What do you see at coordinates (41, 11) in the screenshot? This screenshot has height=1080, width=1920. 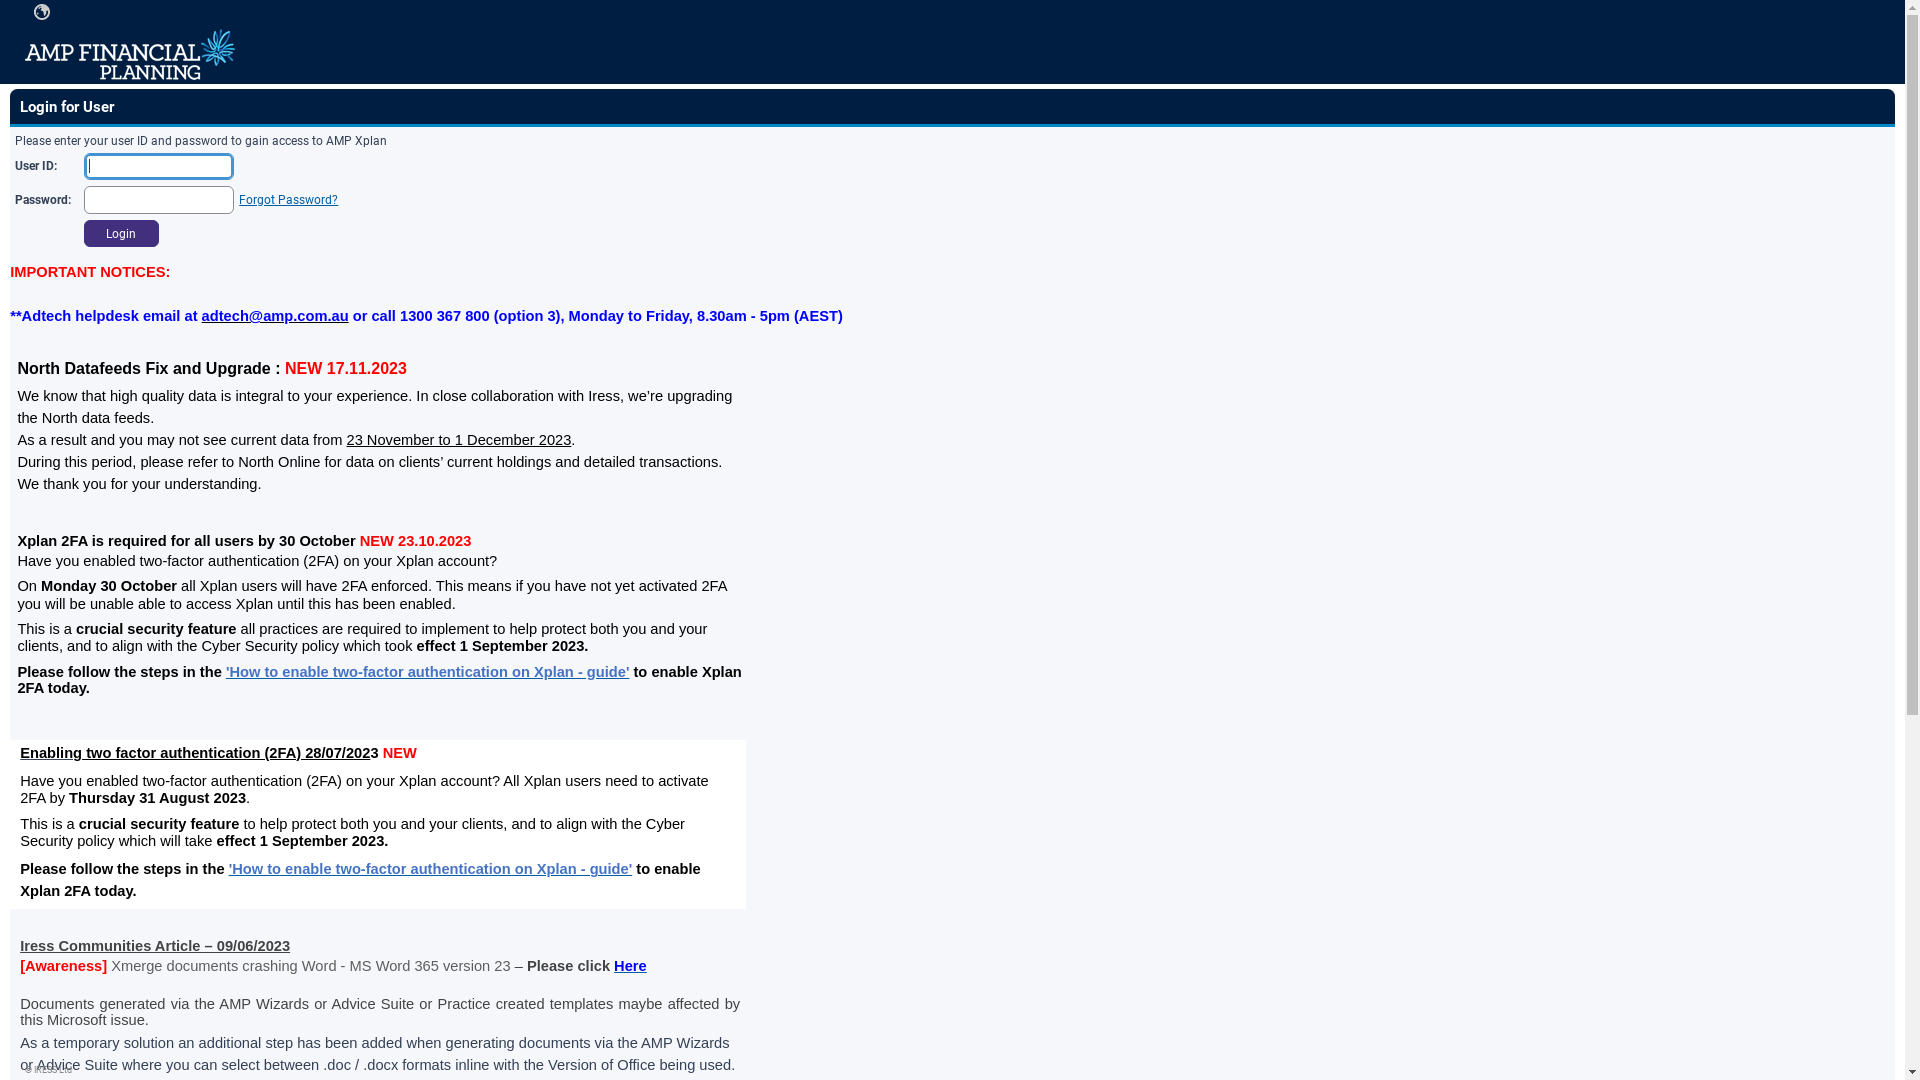 I see `' '` at bounding box center [41, 11].